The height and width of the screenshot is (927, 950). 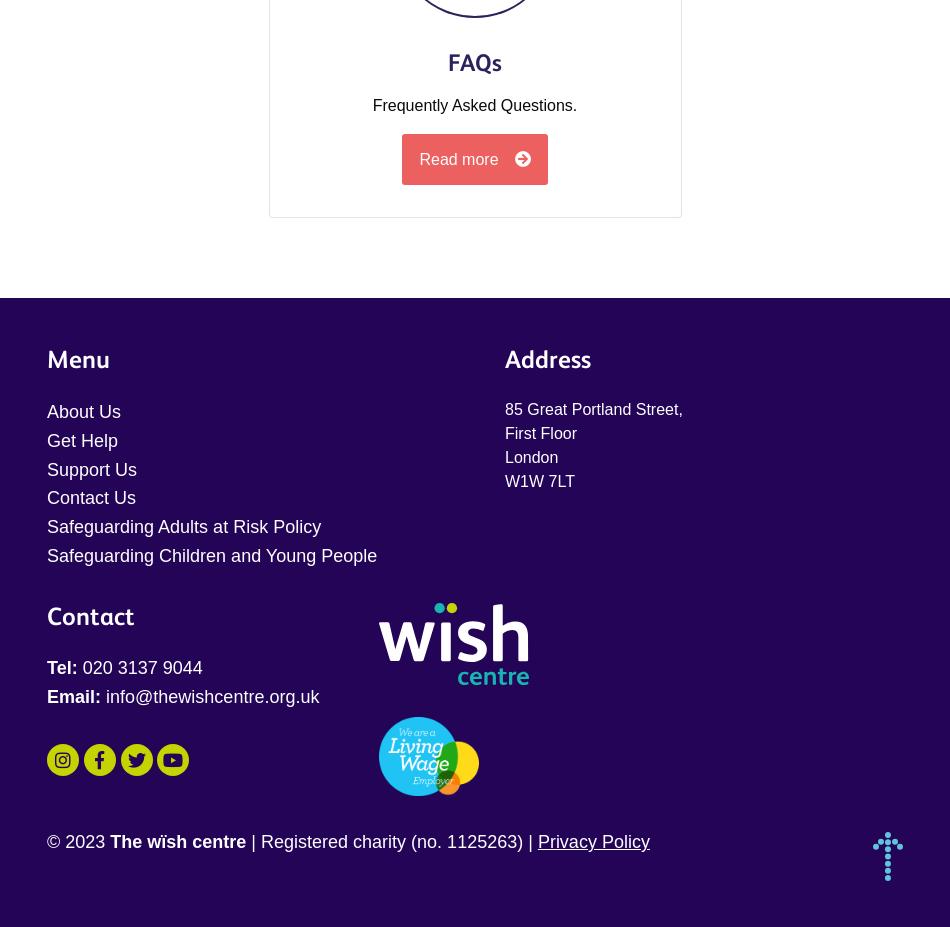 I want to click on '020 3137 9044', so click(x=139, y=666).